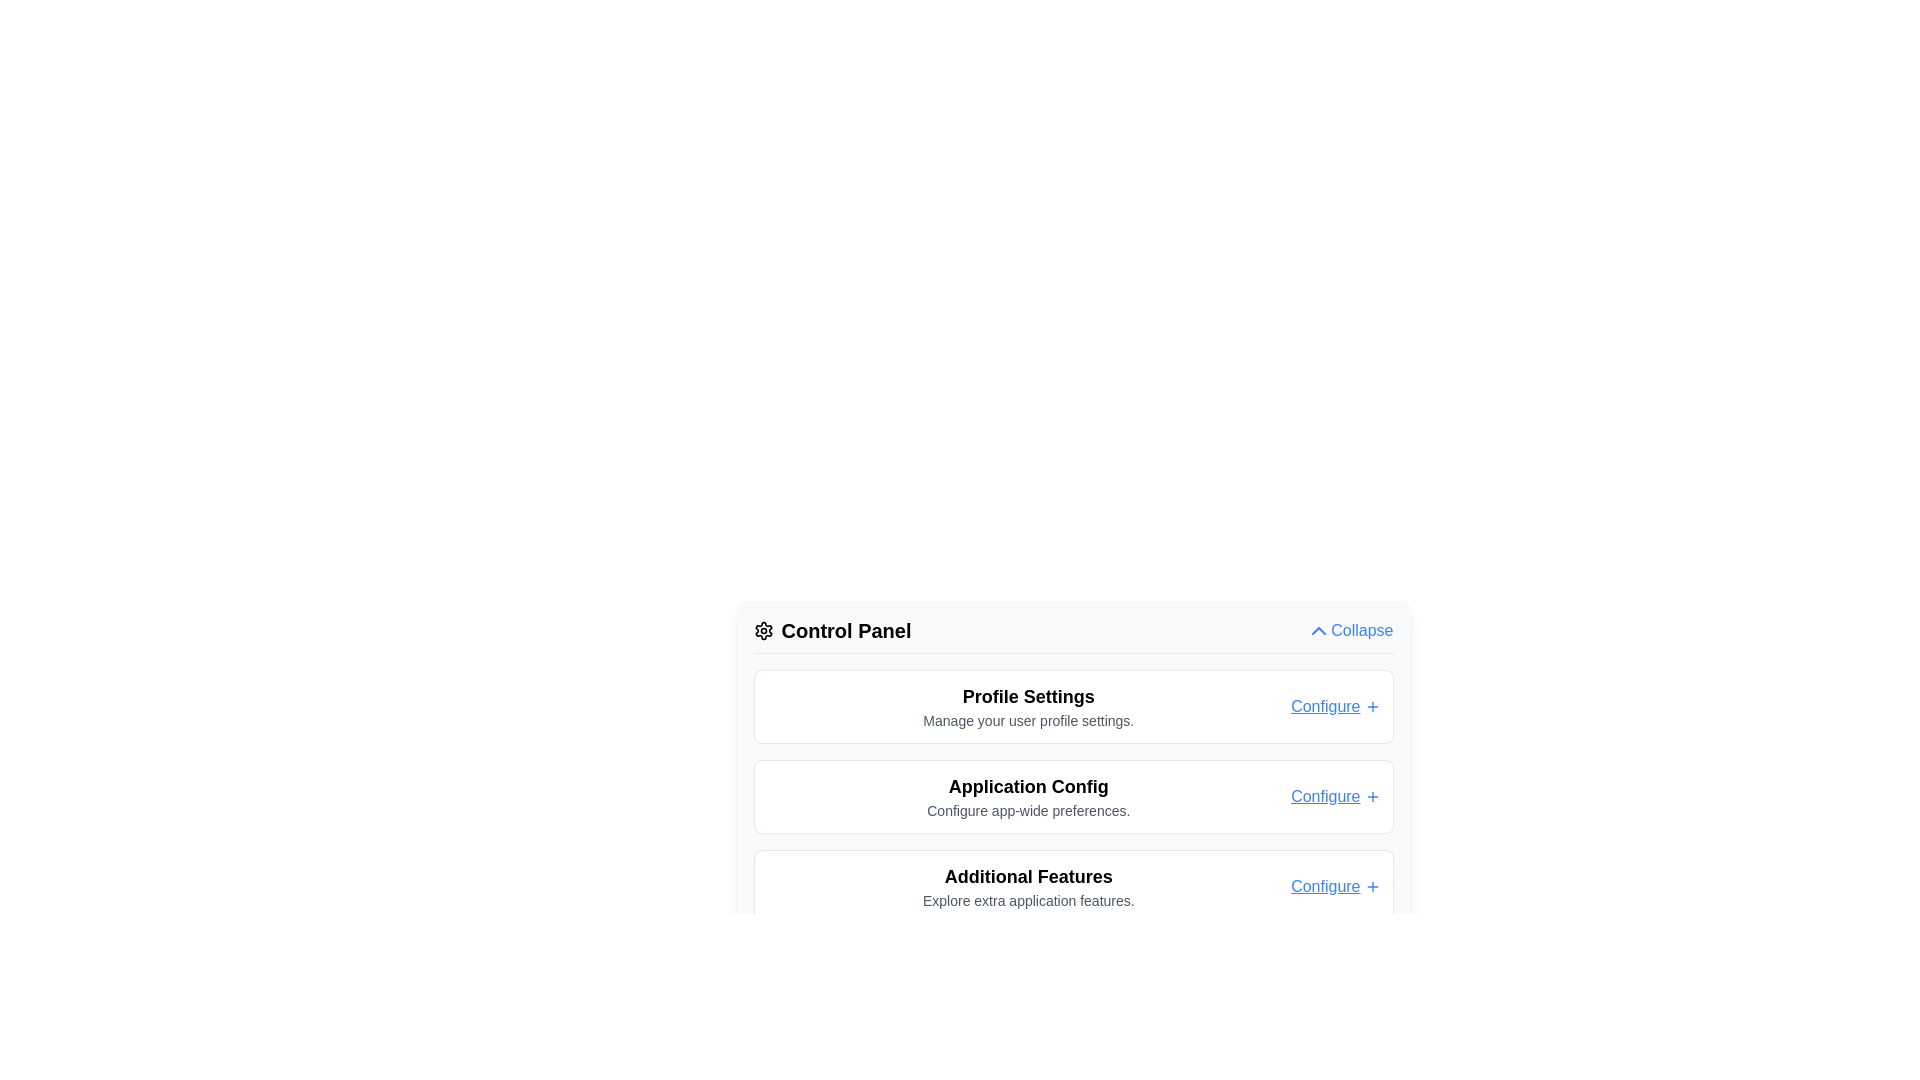  I want to click on the 'Profile Settings' text label which serves as the section heading for user profile settings, so click(1028, 696).